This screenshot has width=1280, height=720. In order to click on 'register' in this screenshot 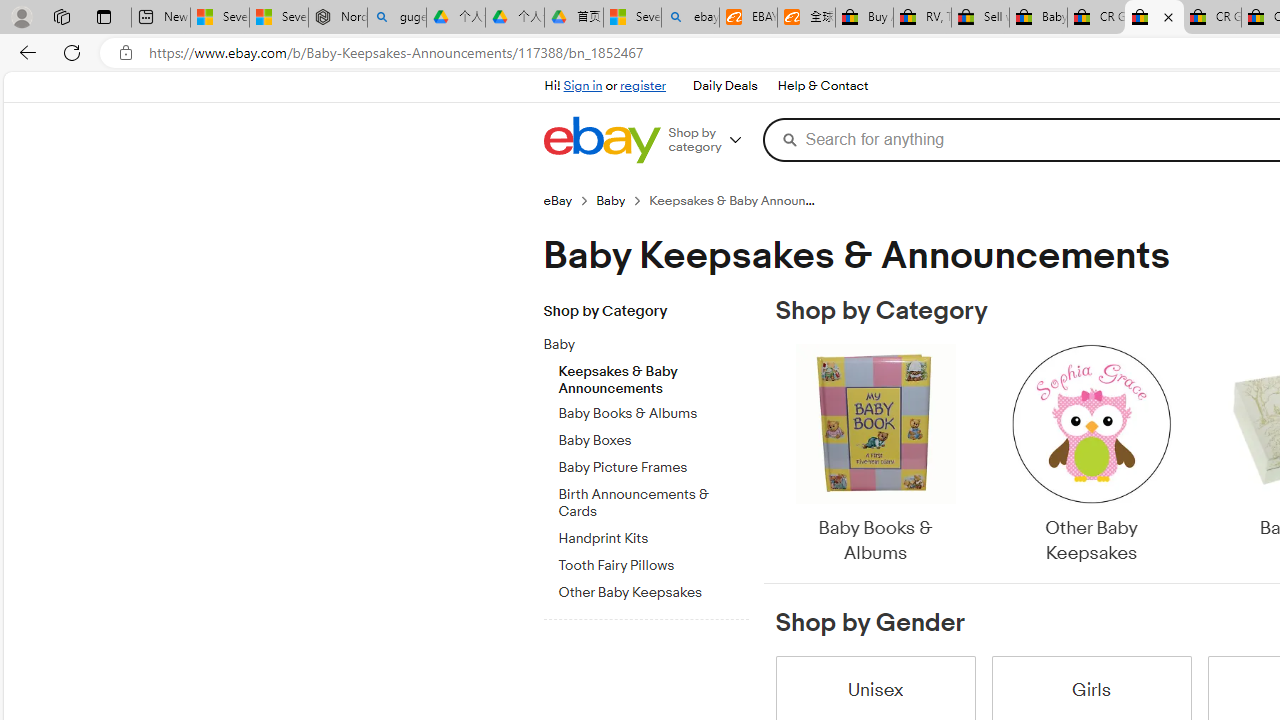, I will do `click(643, 85)`.